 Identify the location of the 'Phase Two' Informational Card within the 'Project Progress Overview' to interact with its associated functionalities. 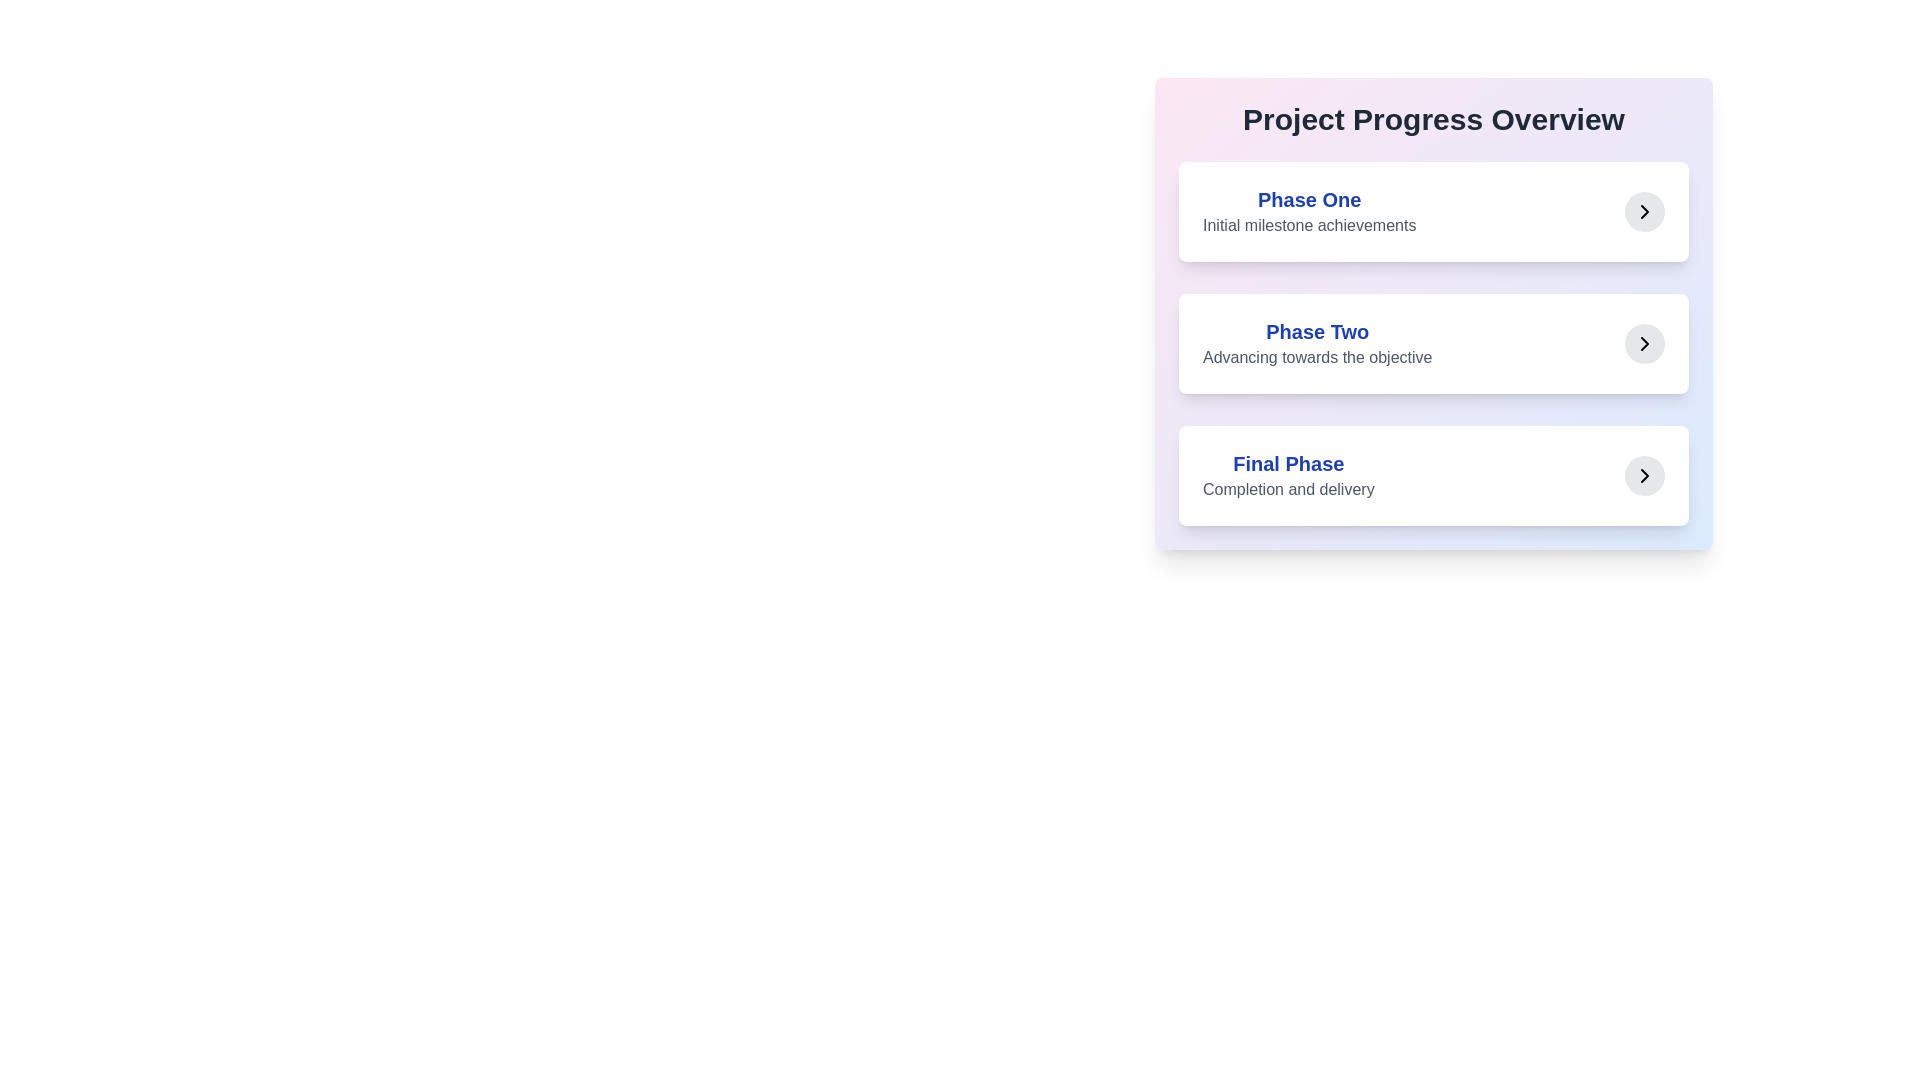
(1433, 313).